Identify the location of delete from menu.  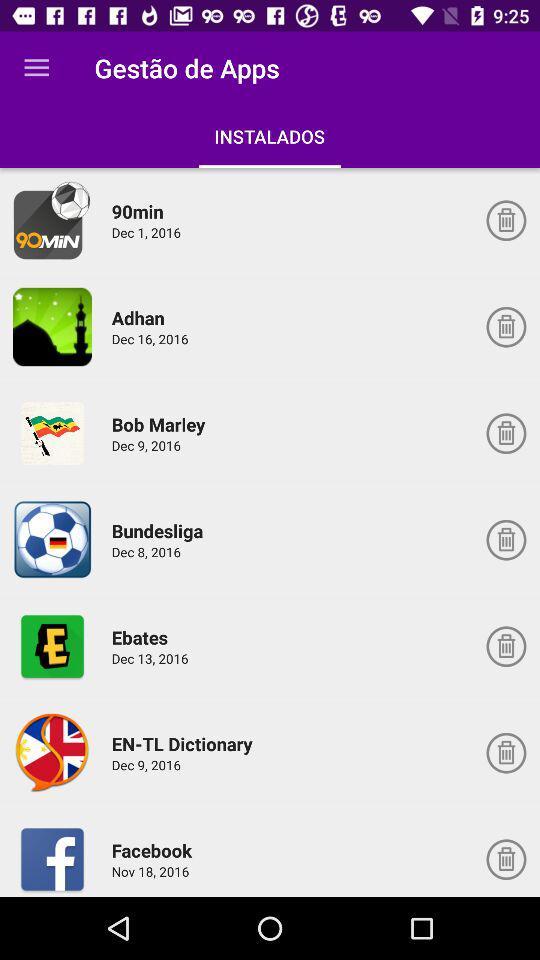
(505, 645).